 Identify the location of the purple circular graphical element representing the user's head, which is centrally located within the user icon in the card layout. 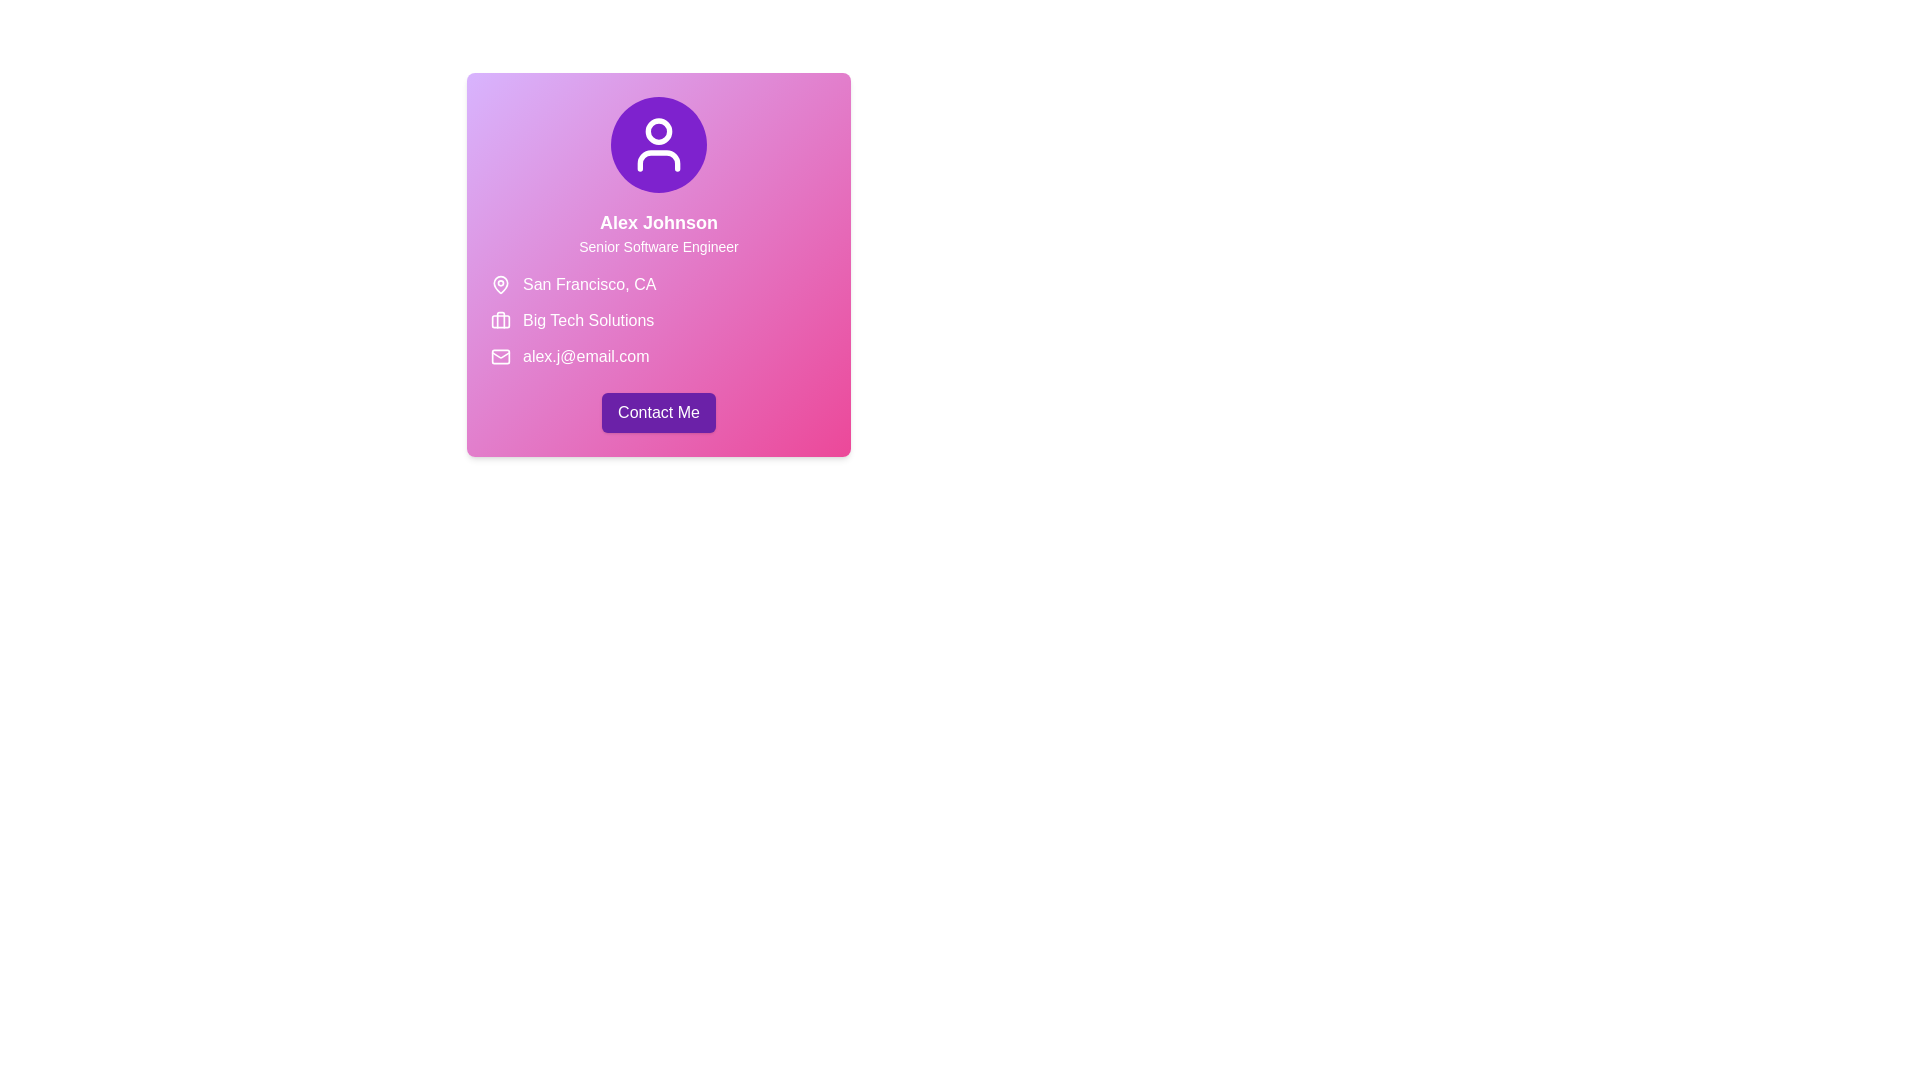
(658, 131).